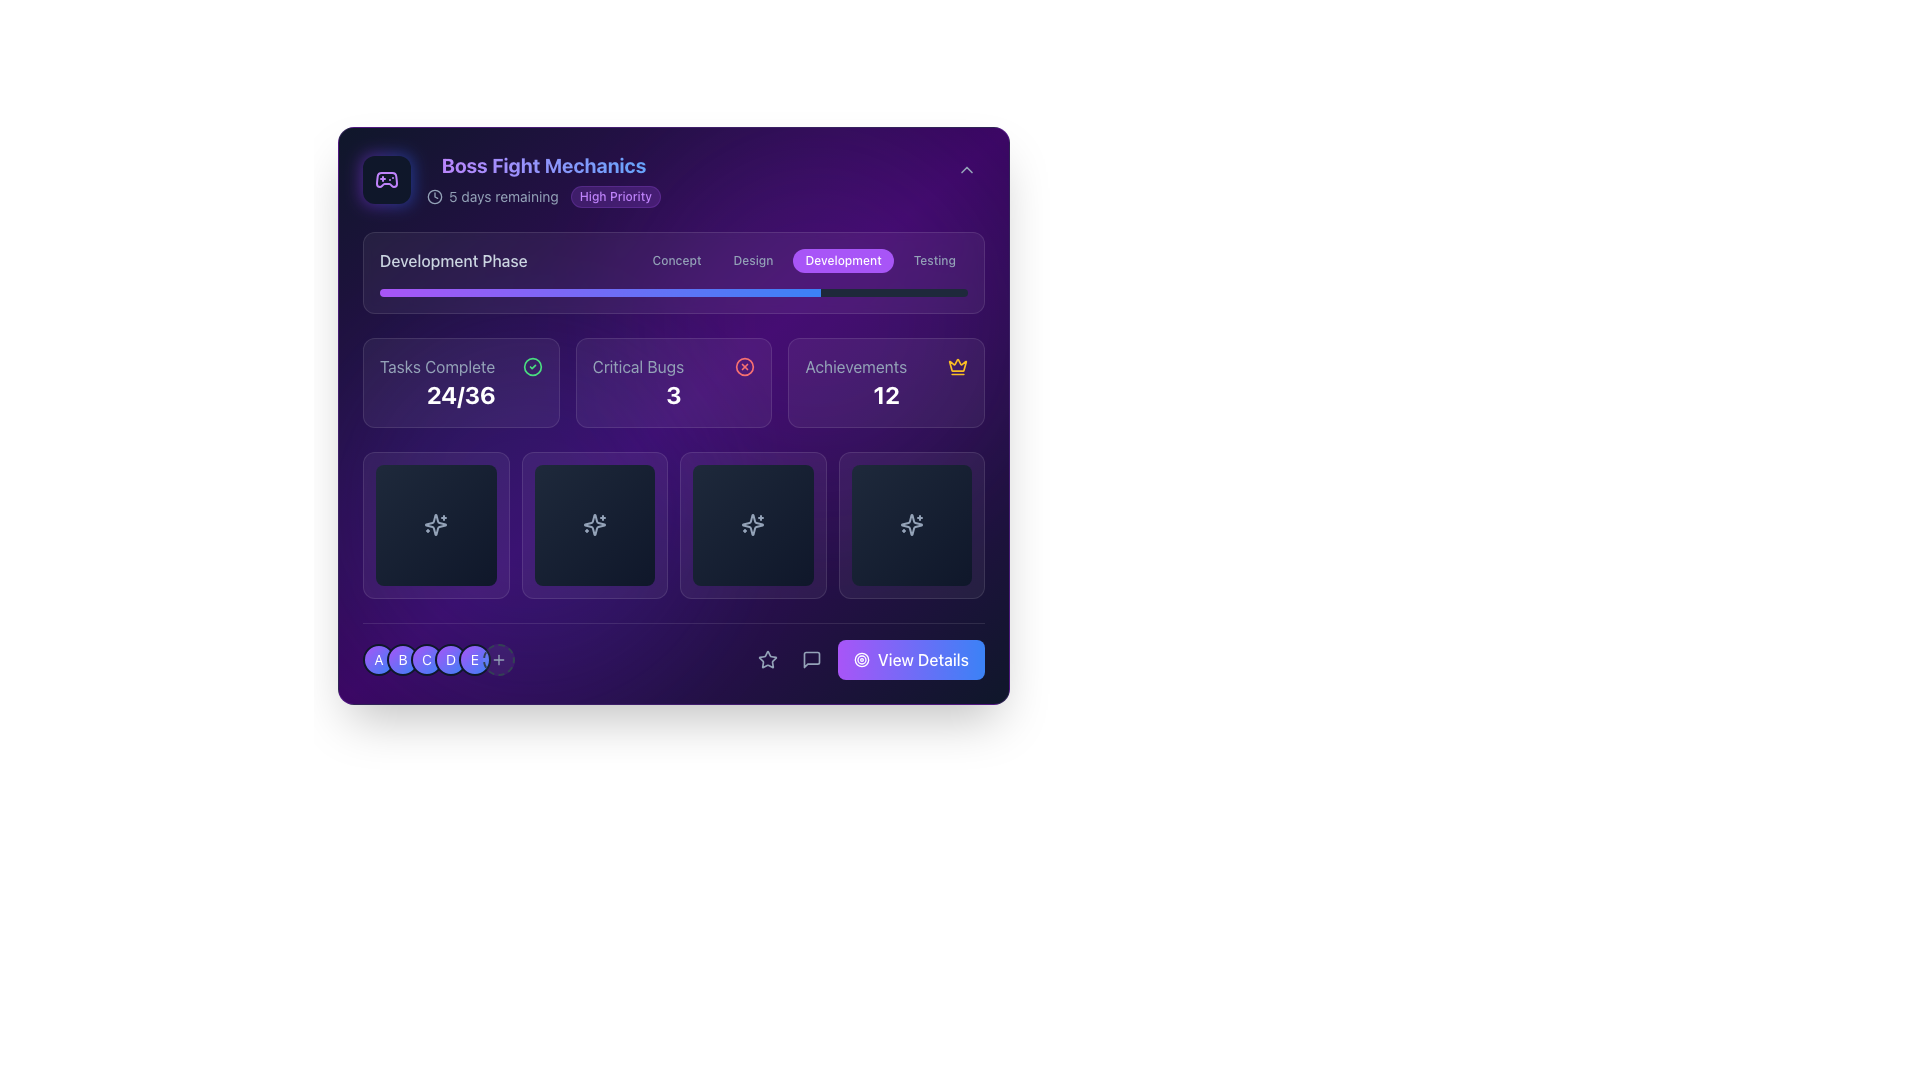  What do you see at coordinates (910, 524) in the screenshot?
I see `the star-shaped icon located in the bottom-right card of the grid layout` at bounding box center [910, 524].